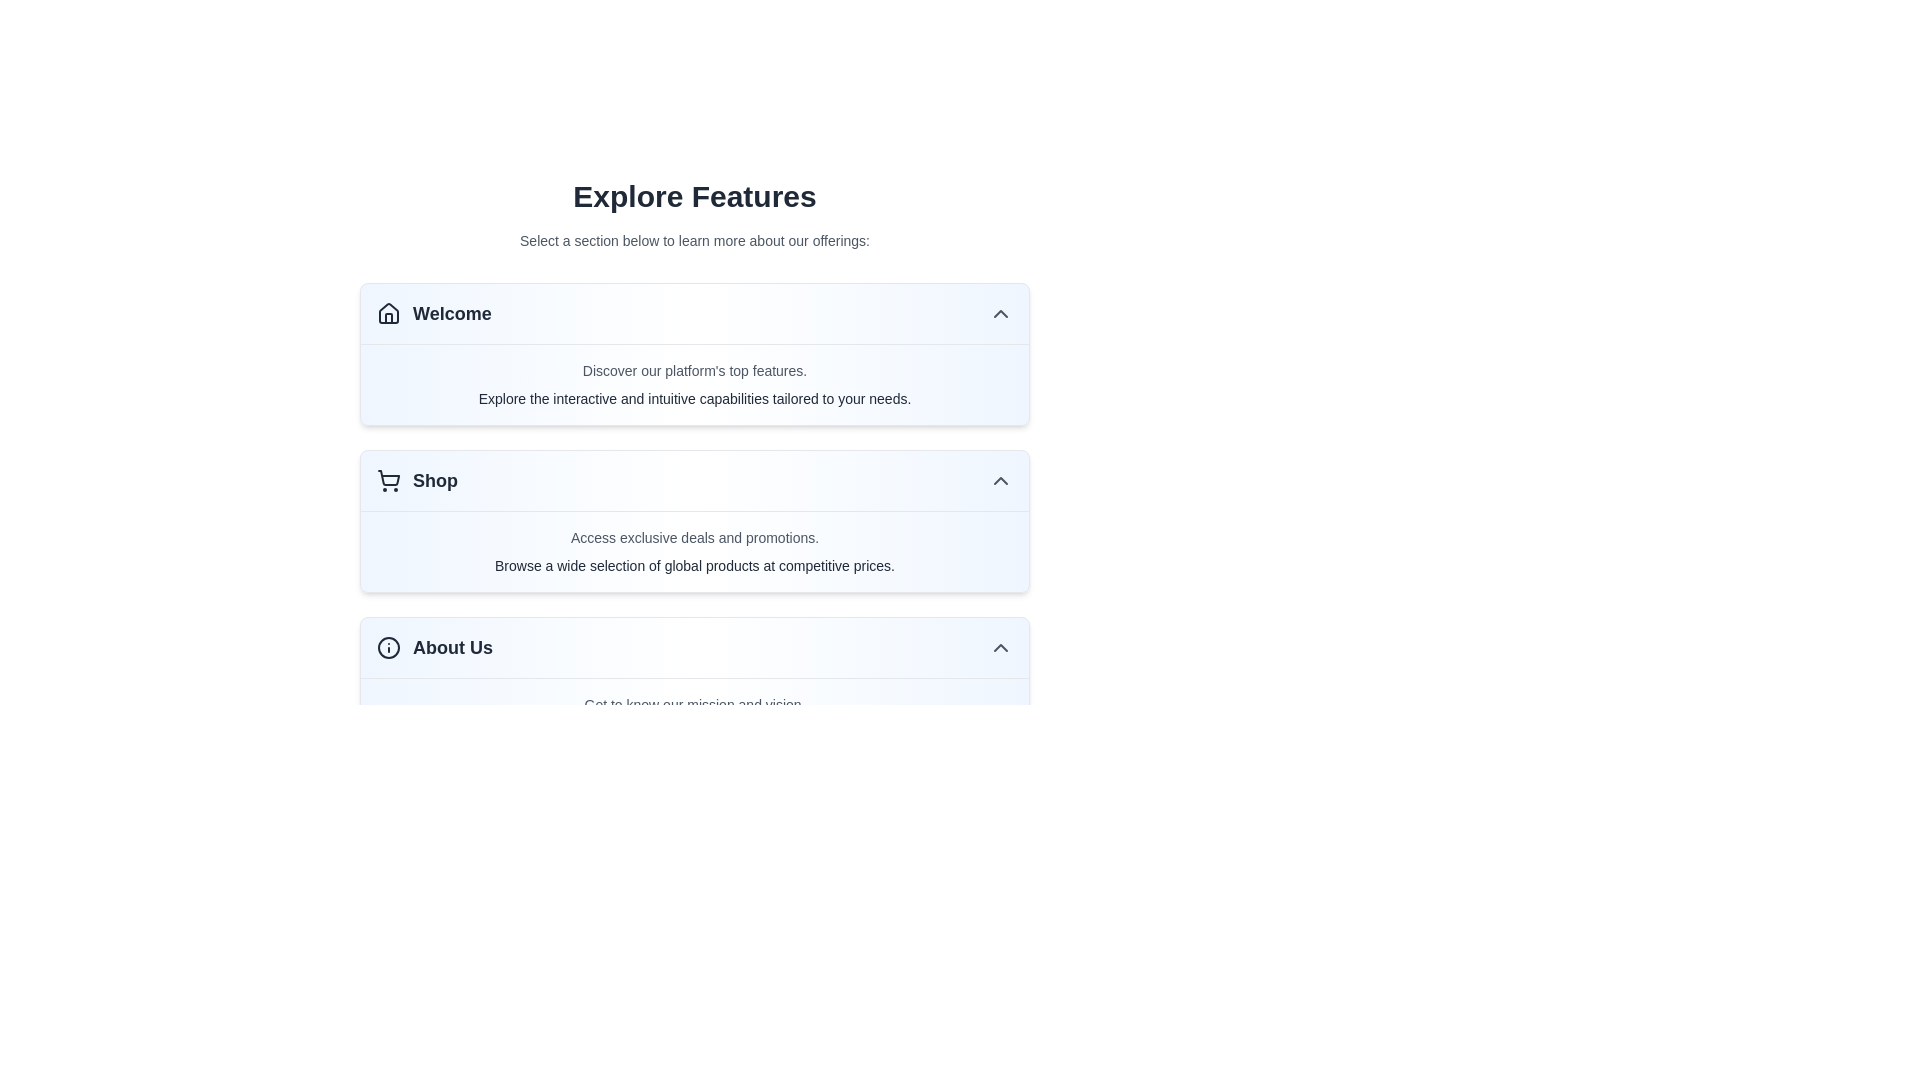  Describe the element at coordinates (695, 536) in the screenshot. I see `the informative text element that displays 'Access exclusive deals and promotions.' within the 'Shop' section header` at that location.